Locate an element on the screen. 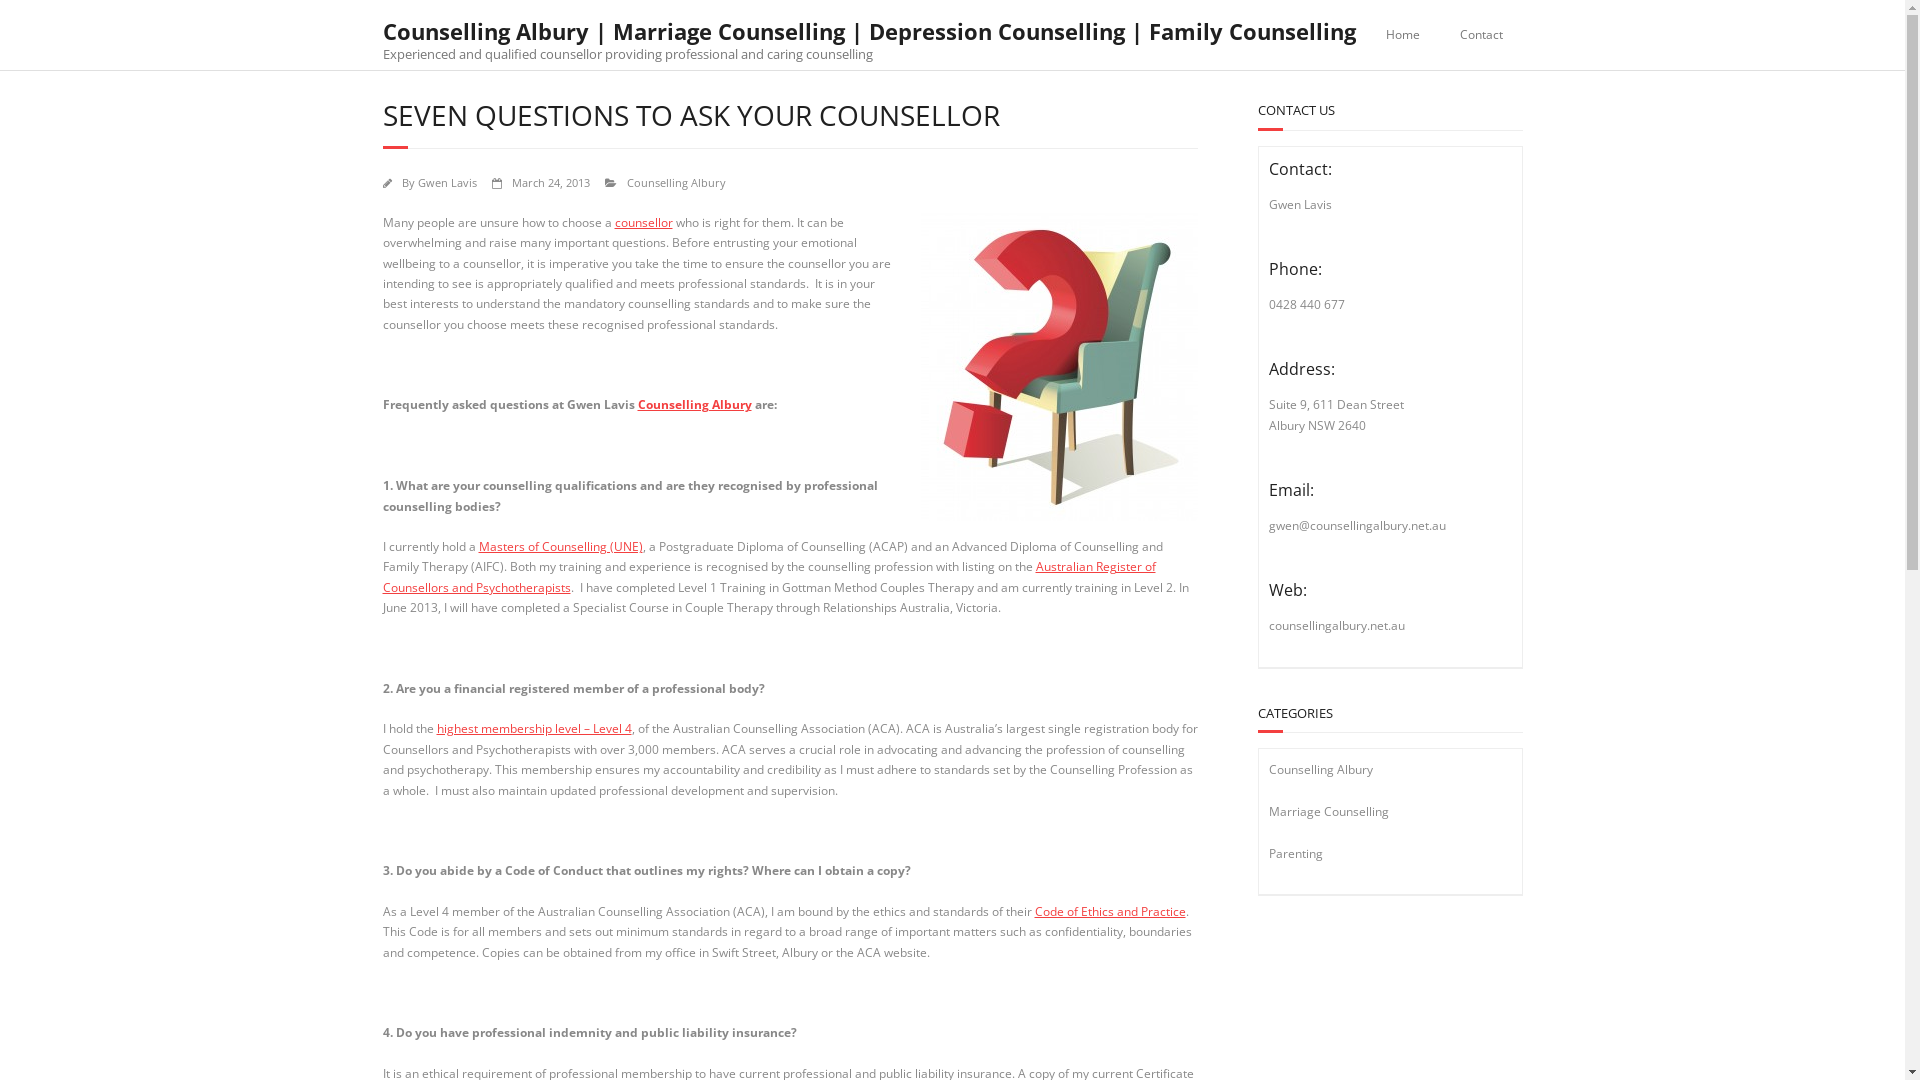  'gwen@counsellingalbury.net.au' is located at coordinates (1356, 524).